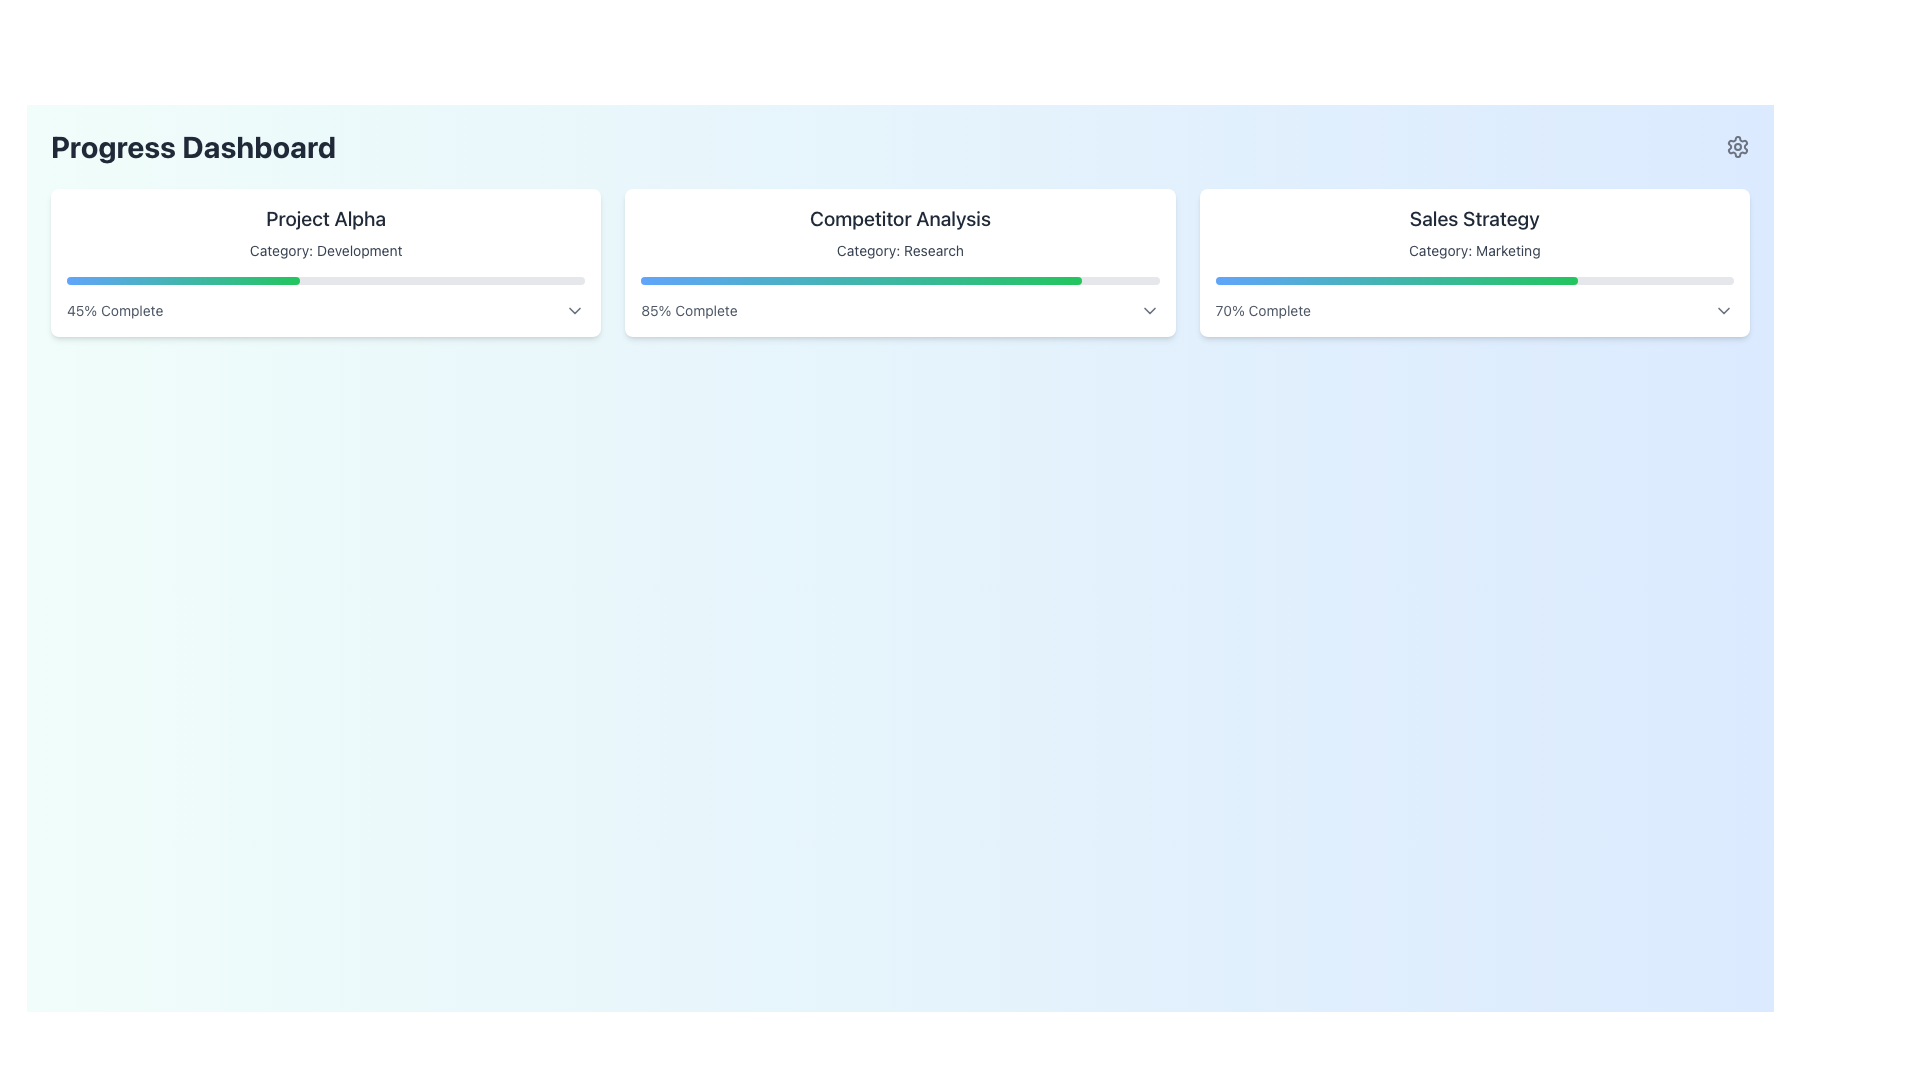  What do you see at coordinates (326, 311) in the screenshot?
I see `the dropdown control associated with the completion percentage label for Project Alpha, located at the bottom right of the card` at bounding box center [326, 311].